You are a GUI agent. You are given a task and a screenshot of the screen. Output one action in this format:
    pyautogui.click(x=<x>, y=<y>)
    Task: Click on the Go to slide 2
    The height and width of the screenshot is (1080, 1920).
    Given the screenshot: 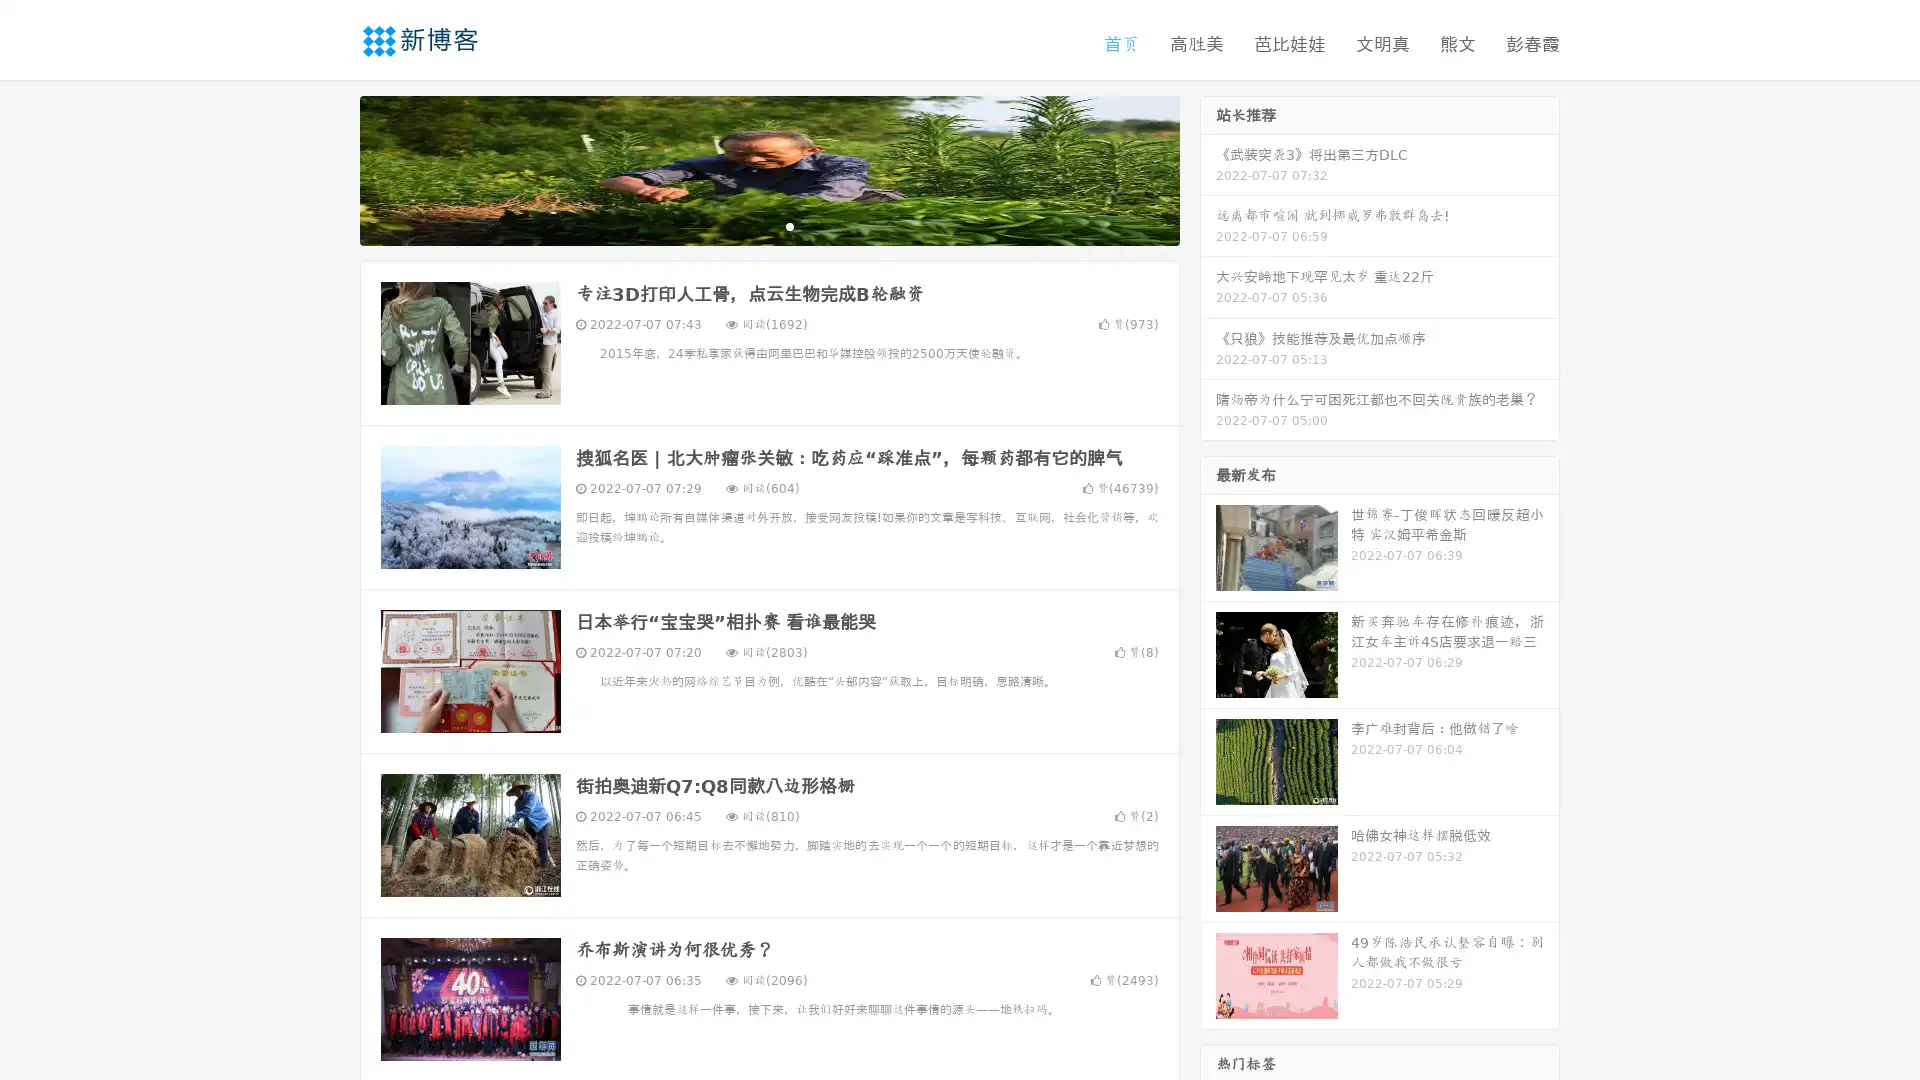 What is the action you would take?
    pyautogui.click(x=768, y=225)
    